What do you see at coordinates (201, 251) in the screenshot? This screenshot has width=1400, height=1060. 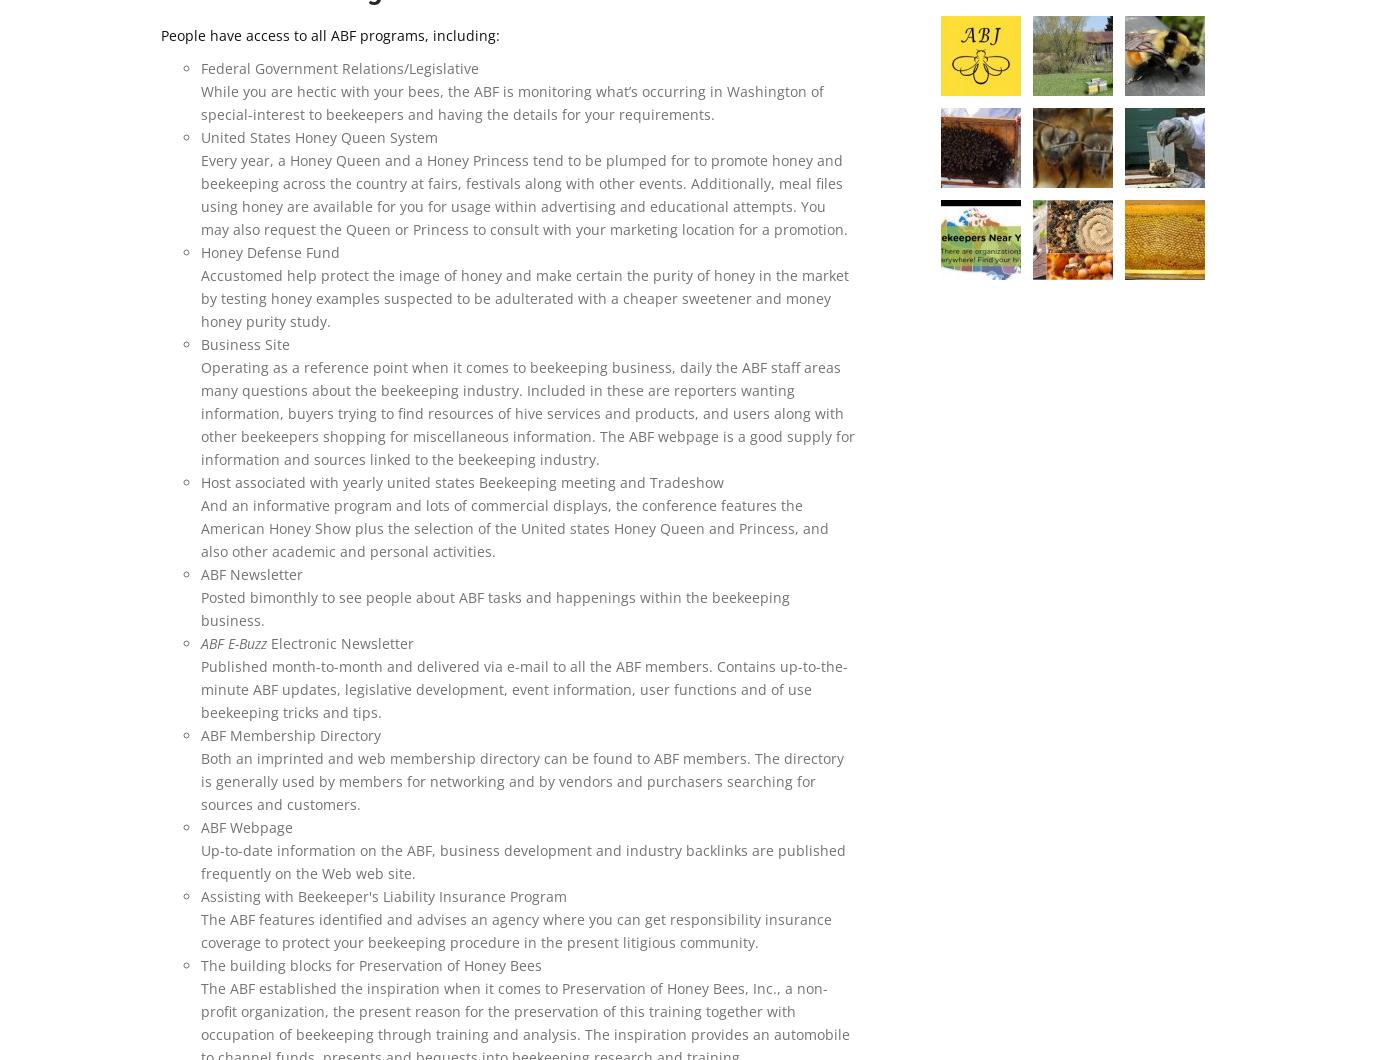 I see `'Honey Defense Fund'` at bounding box center [201, 251].